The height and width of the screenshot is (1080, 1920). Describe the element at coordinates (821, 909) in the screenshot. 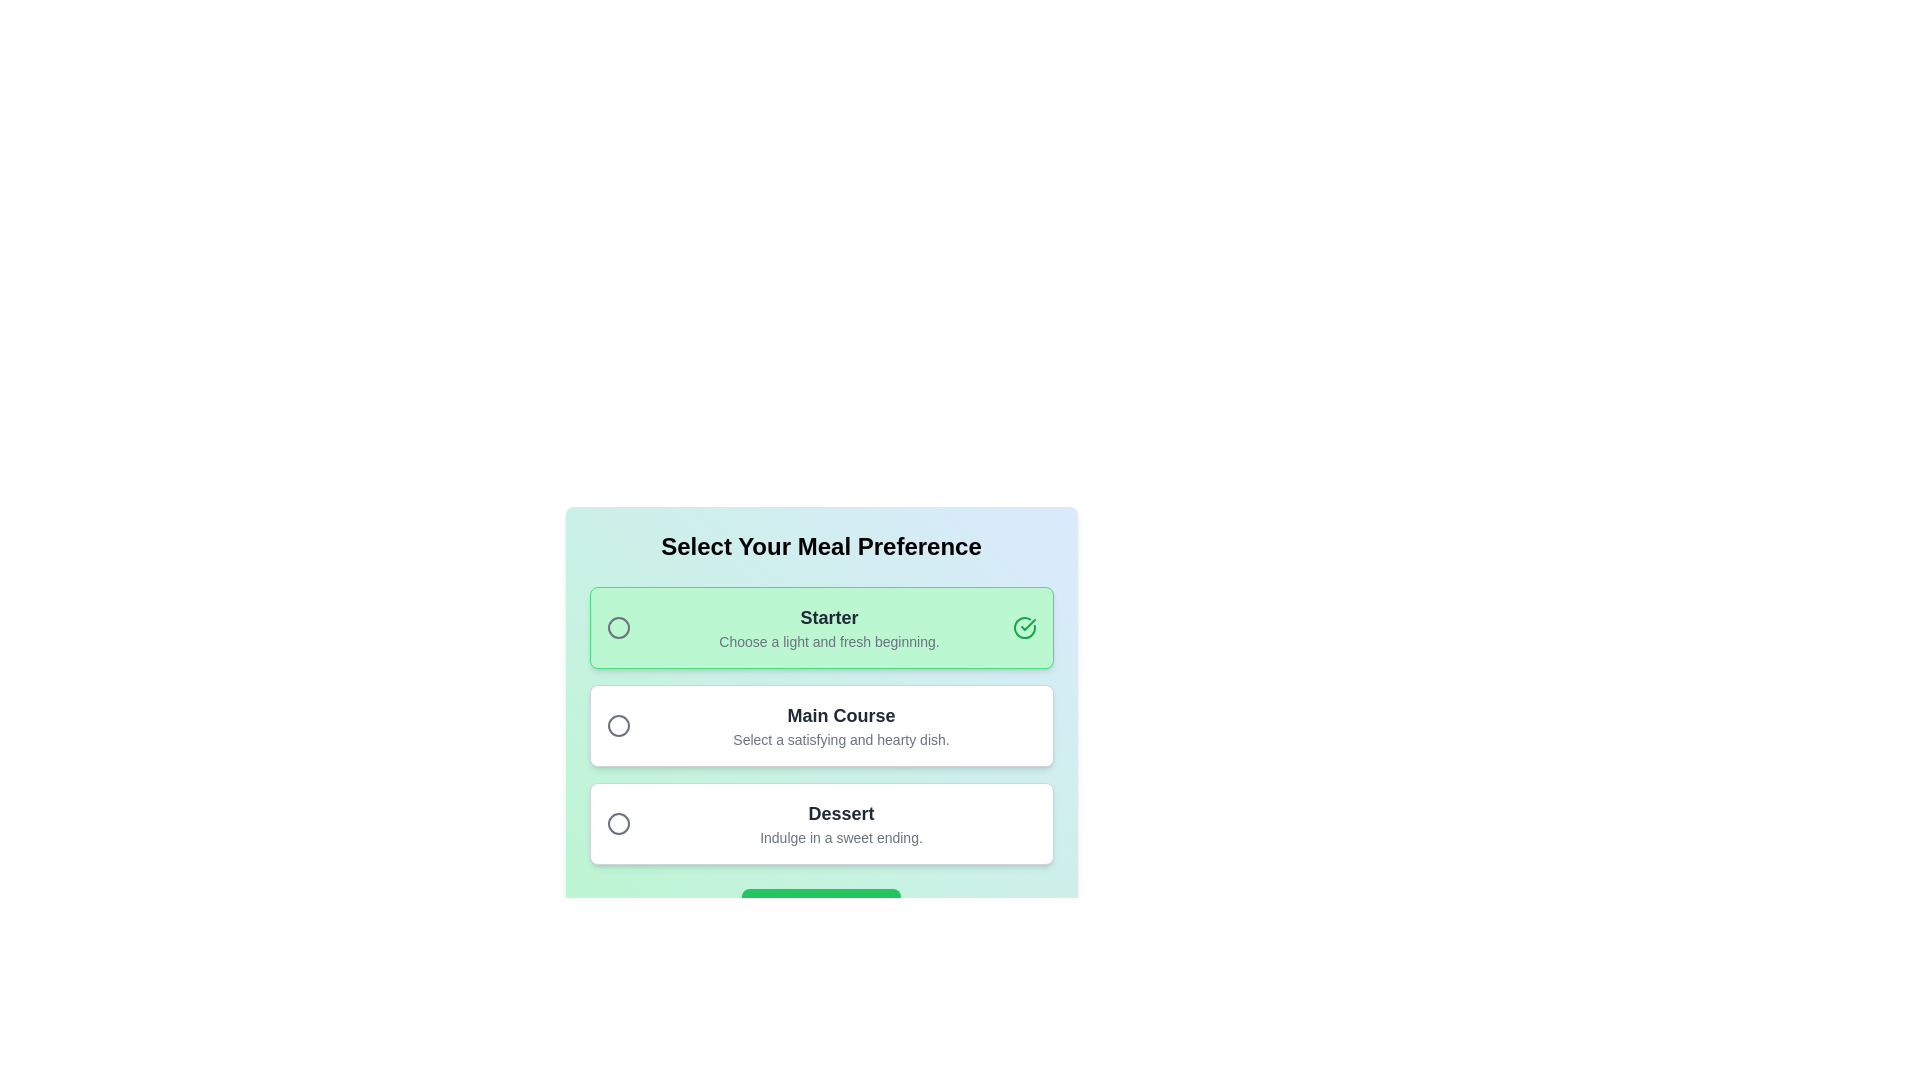

I see `the 'Confirm Selection' button, which is a rectangular button with rounded corners, green background, and white text located at the bottom of the meal options section` at that location.